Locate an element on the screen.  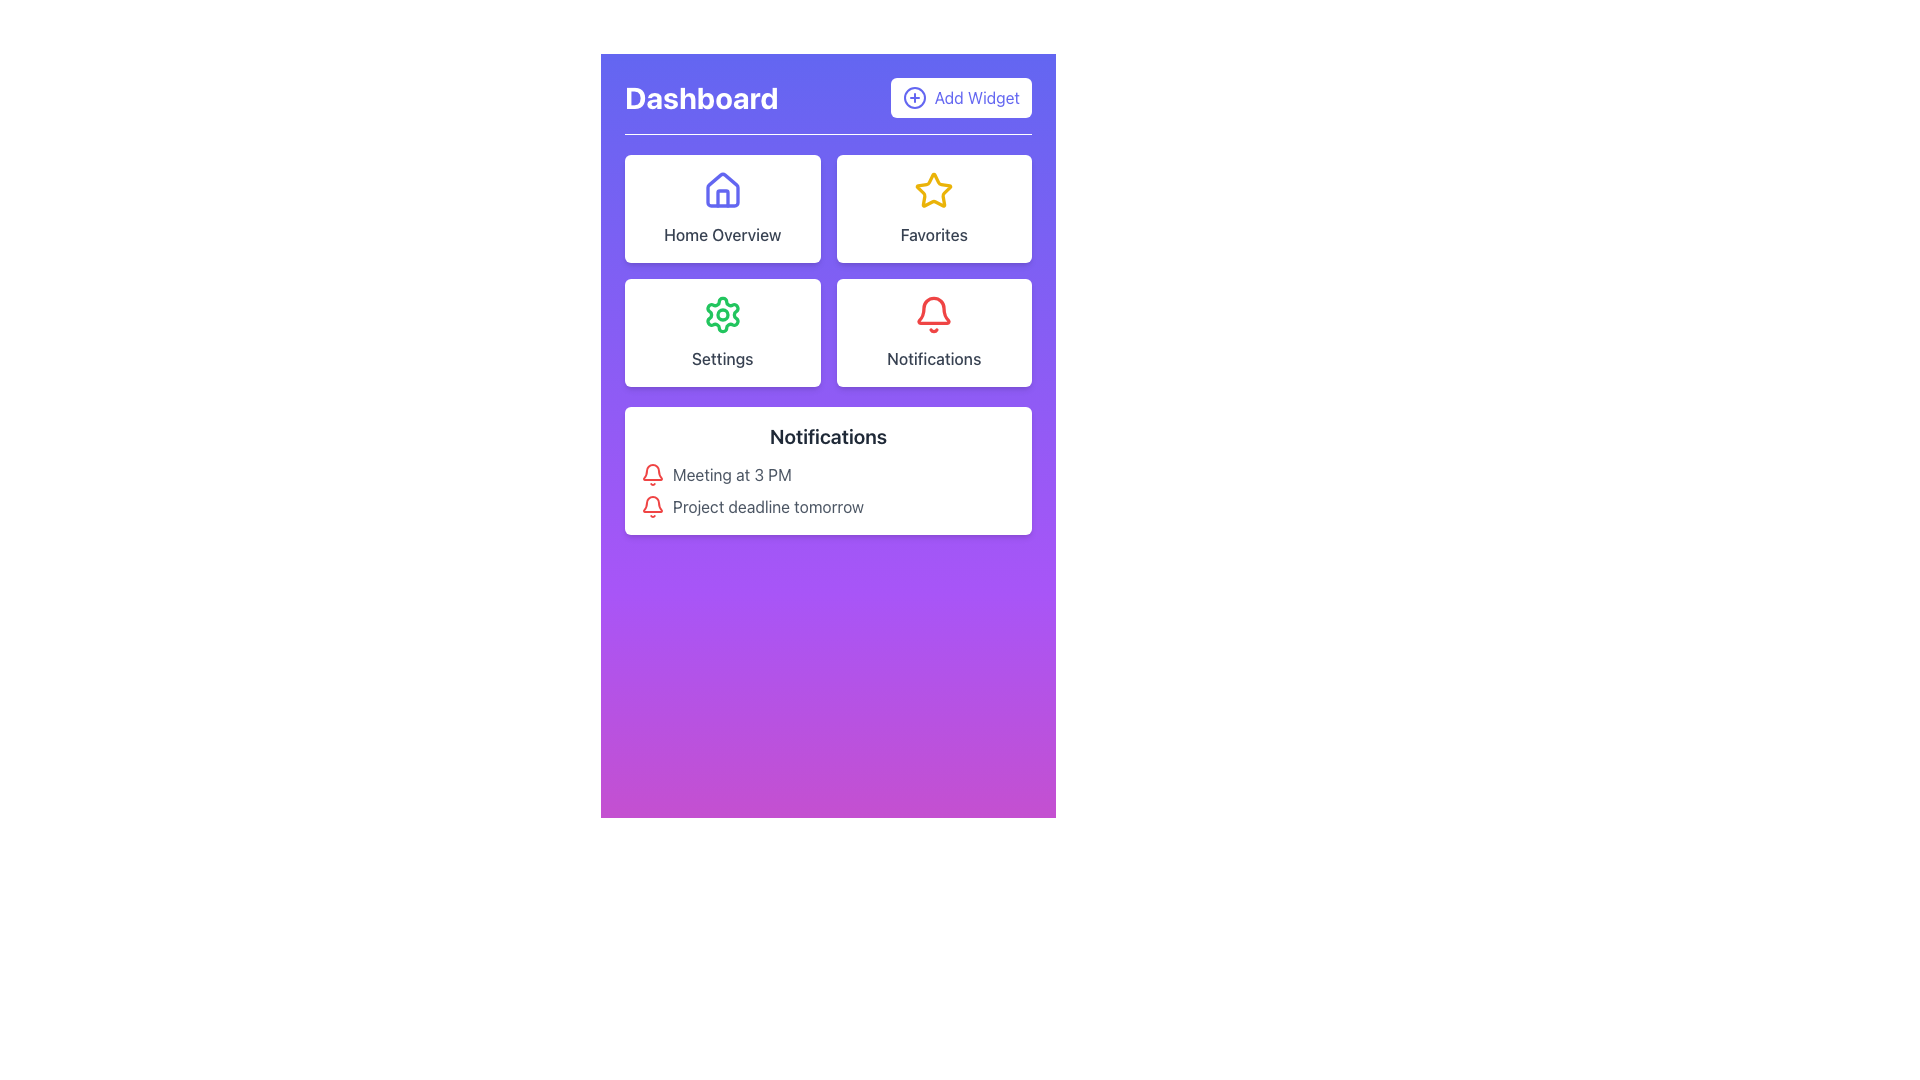
the bottom ringing area of the bell-shaped icon located in the Notifications section of the dashboard is located at coordinates (652, 472).